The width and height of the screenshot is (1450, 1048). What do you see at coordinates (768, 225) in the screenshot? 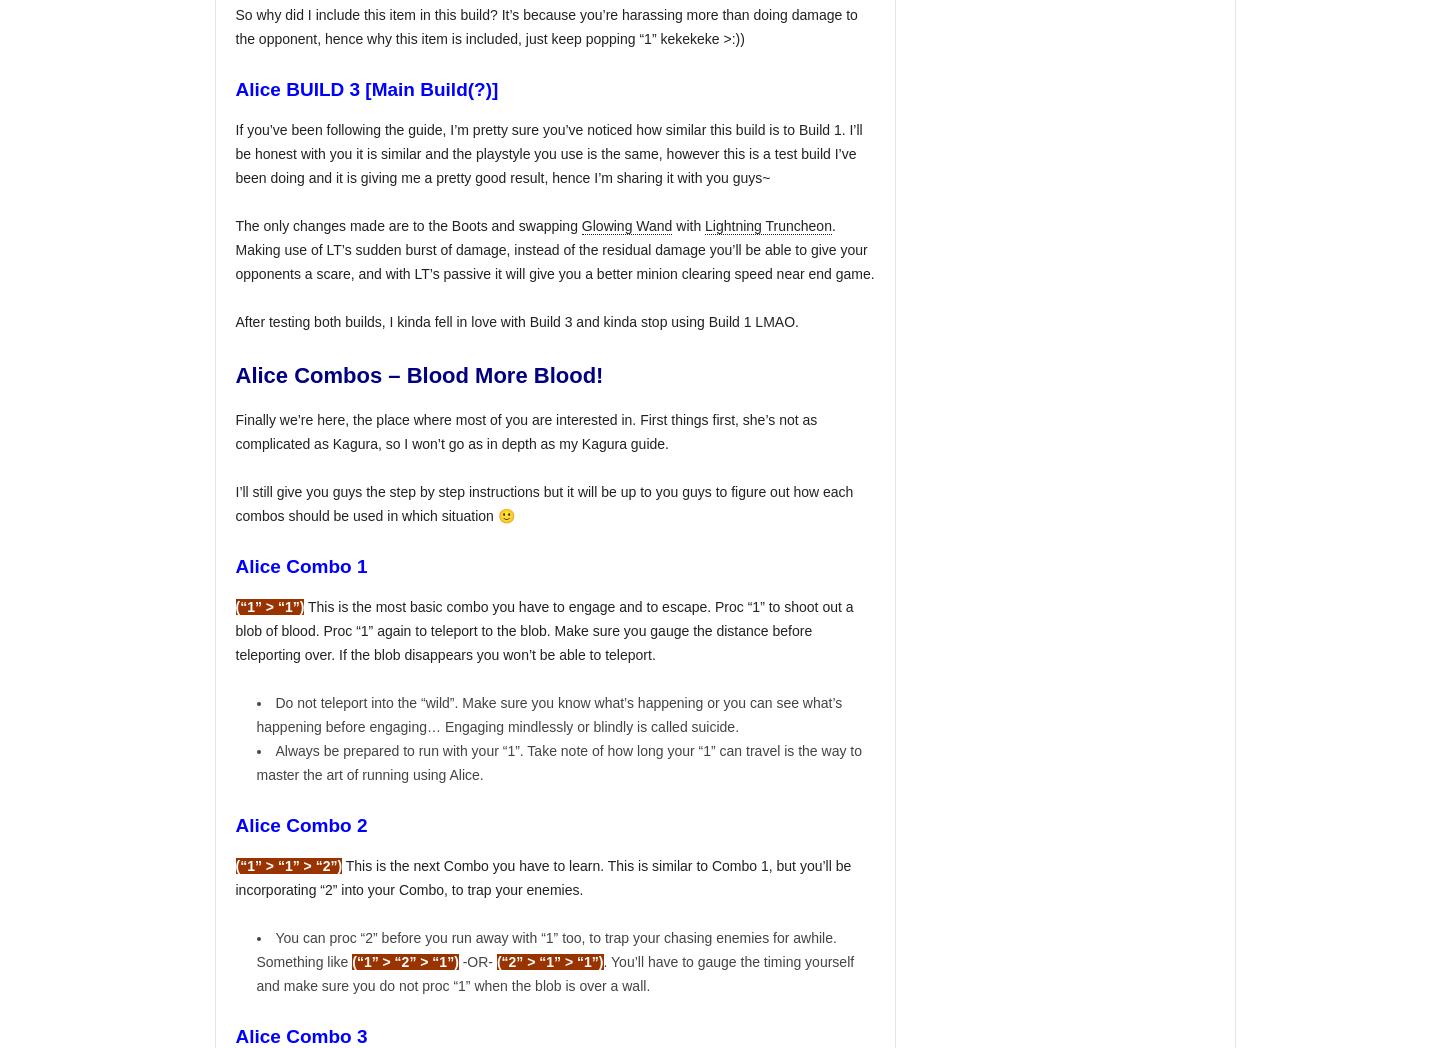
I see `'Lightning Truncheon'` at bounding box center [768, 225].